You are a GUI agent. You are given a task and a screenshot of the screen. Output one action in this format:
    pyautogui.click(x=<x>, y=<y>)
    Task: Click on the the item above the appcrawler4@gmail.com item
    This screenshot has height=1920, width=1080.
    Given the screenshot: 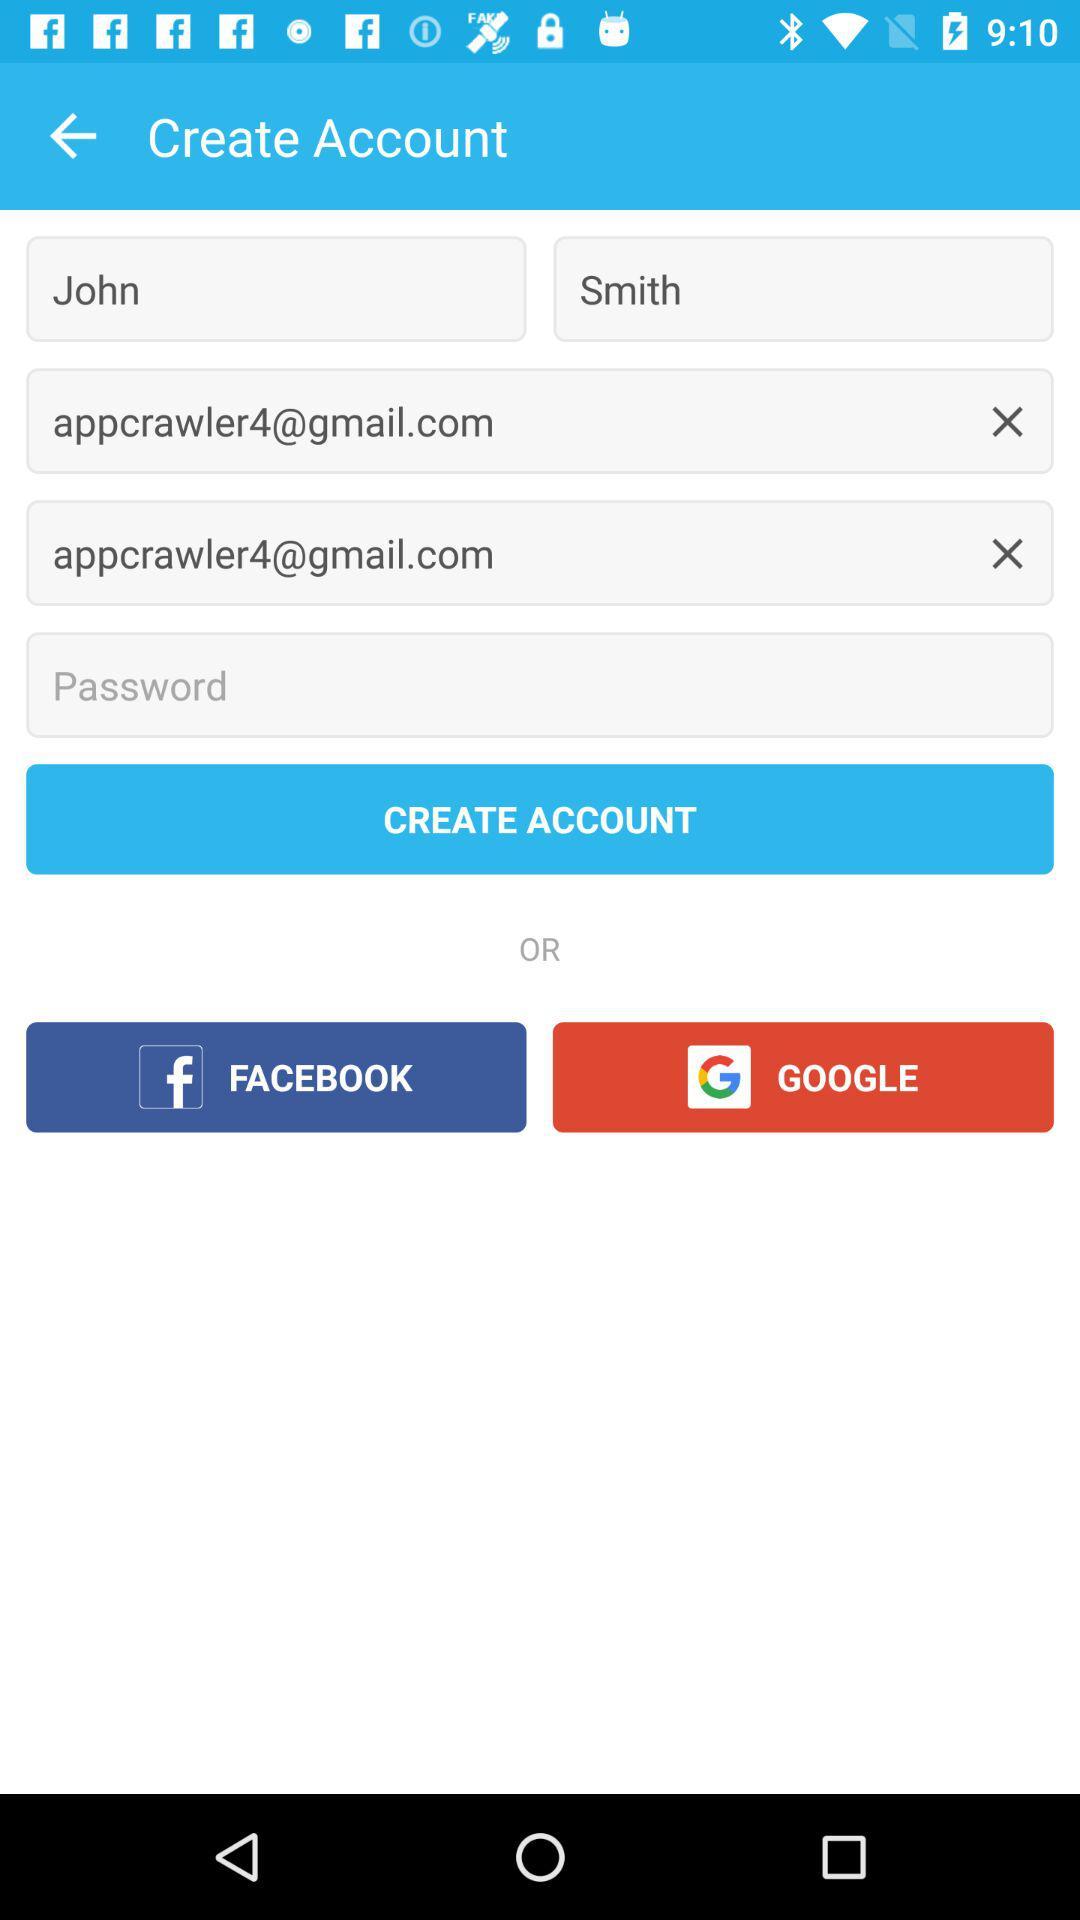 What is the action you would take?
    pyautogui.click(x=276, y=288)
    